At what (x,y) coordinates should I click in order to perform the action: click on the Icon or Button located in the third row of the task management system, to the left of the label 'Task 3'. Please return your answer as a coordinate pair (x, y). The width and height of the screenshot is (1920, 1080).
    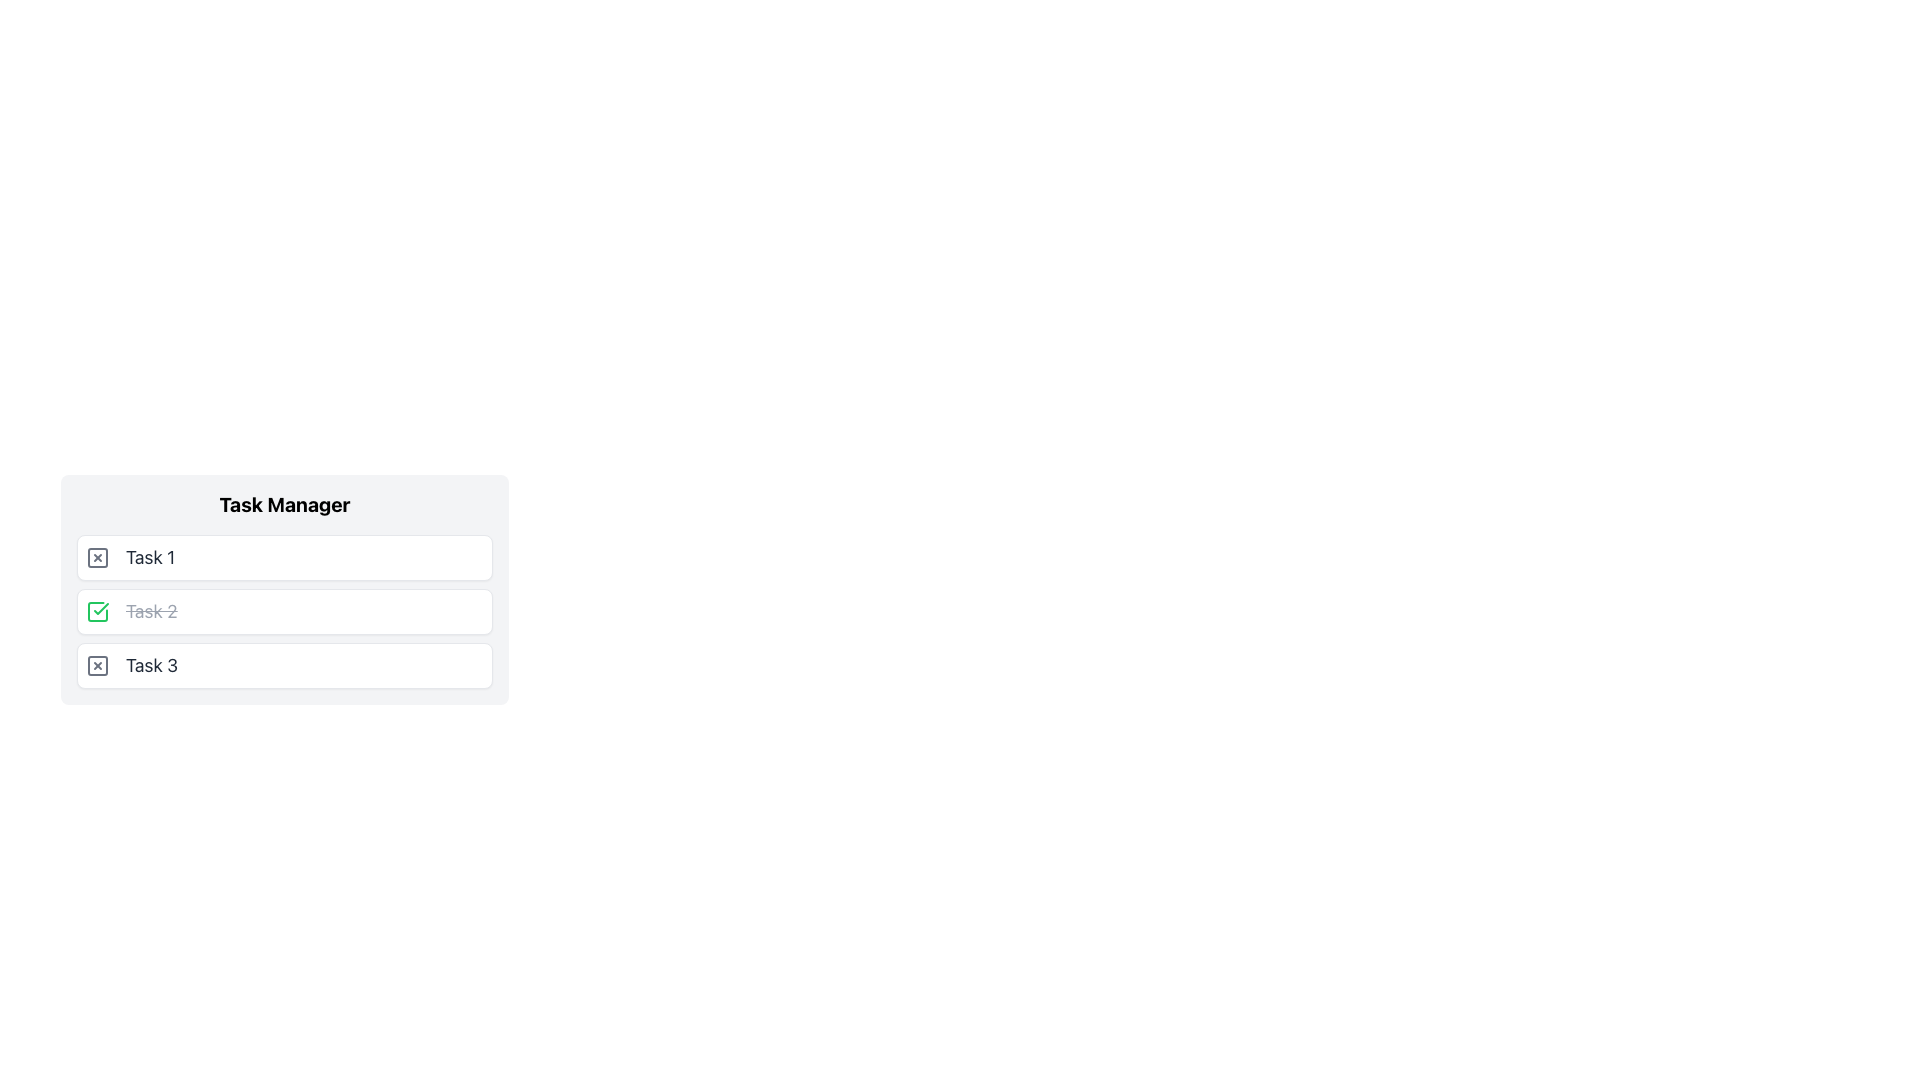
    Looking at the image, I should click on (96, 666).